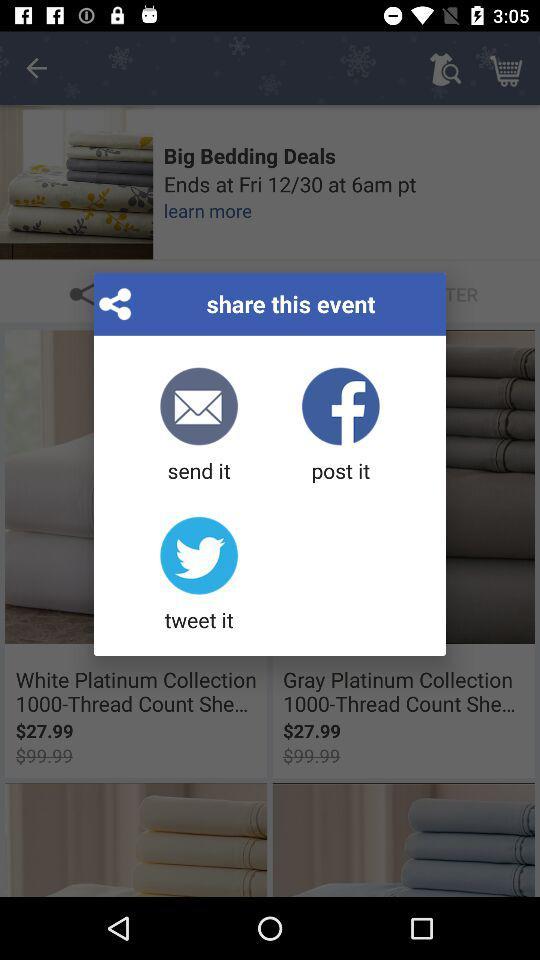  Describe the element at coordinates (199, 426) in the screenshot. I see `item to the left of post it` at that location.